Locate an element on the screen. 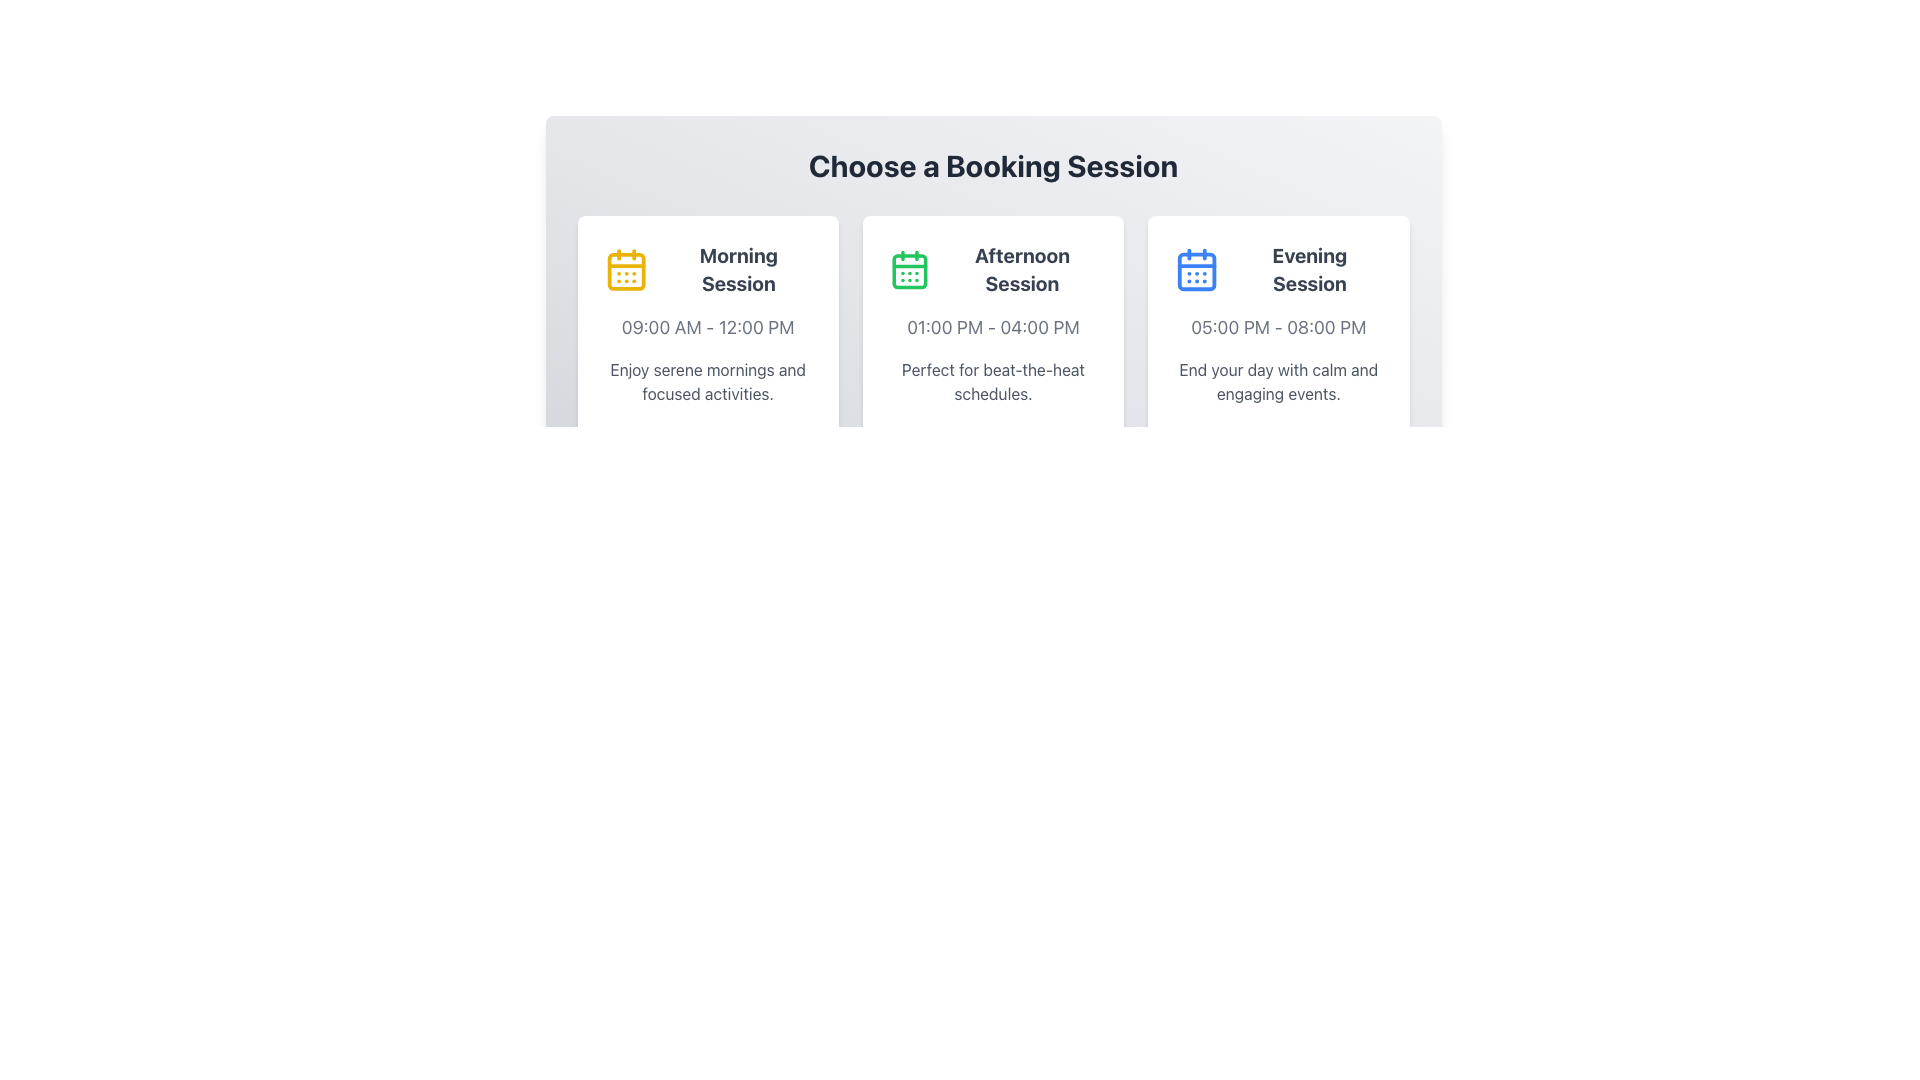 Image resolution: width=1920 pixels, height=1080 pixels. the SVG circle graphic located at the bottom right corner of the middle column associated with the 'Afternoon Session' option is located at coordinates (1085, 441).